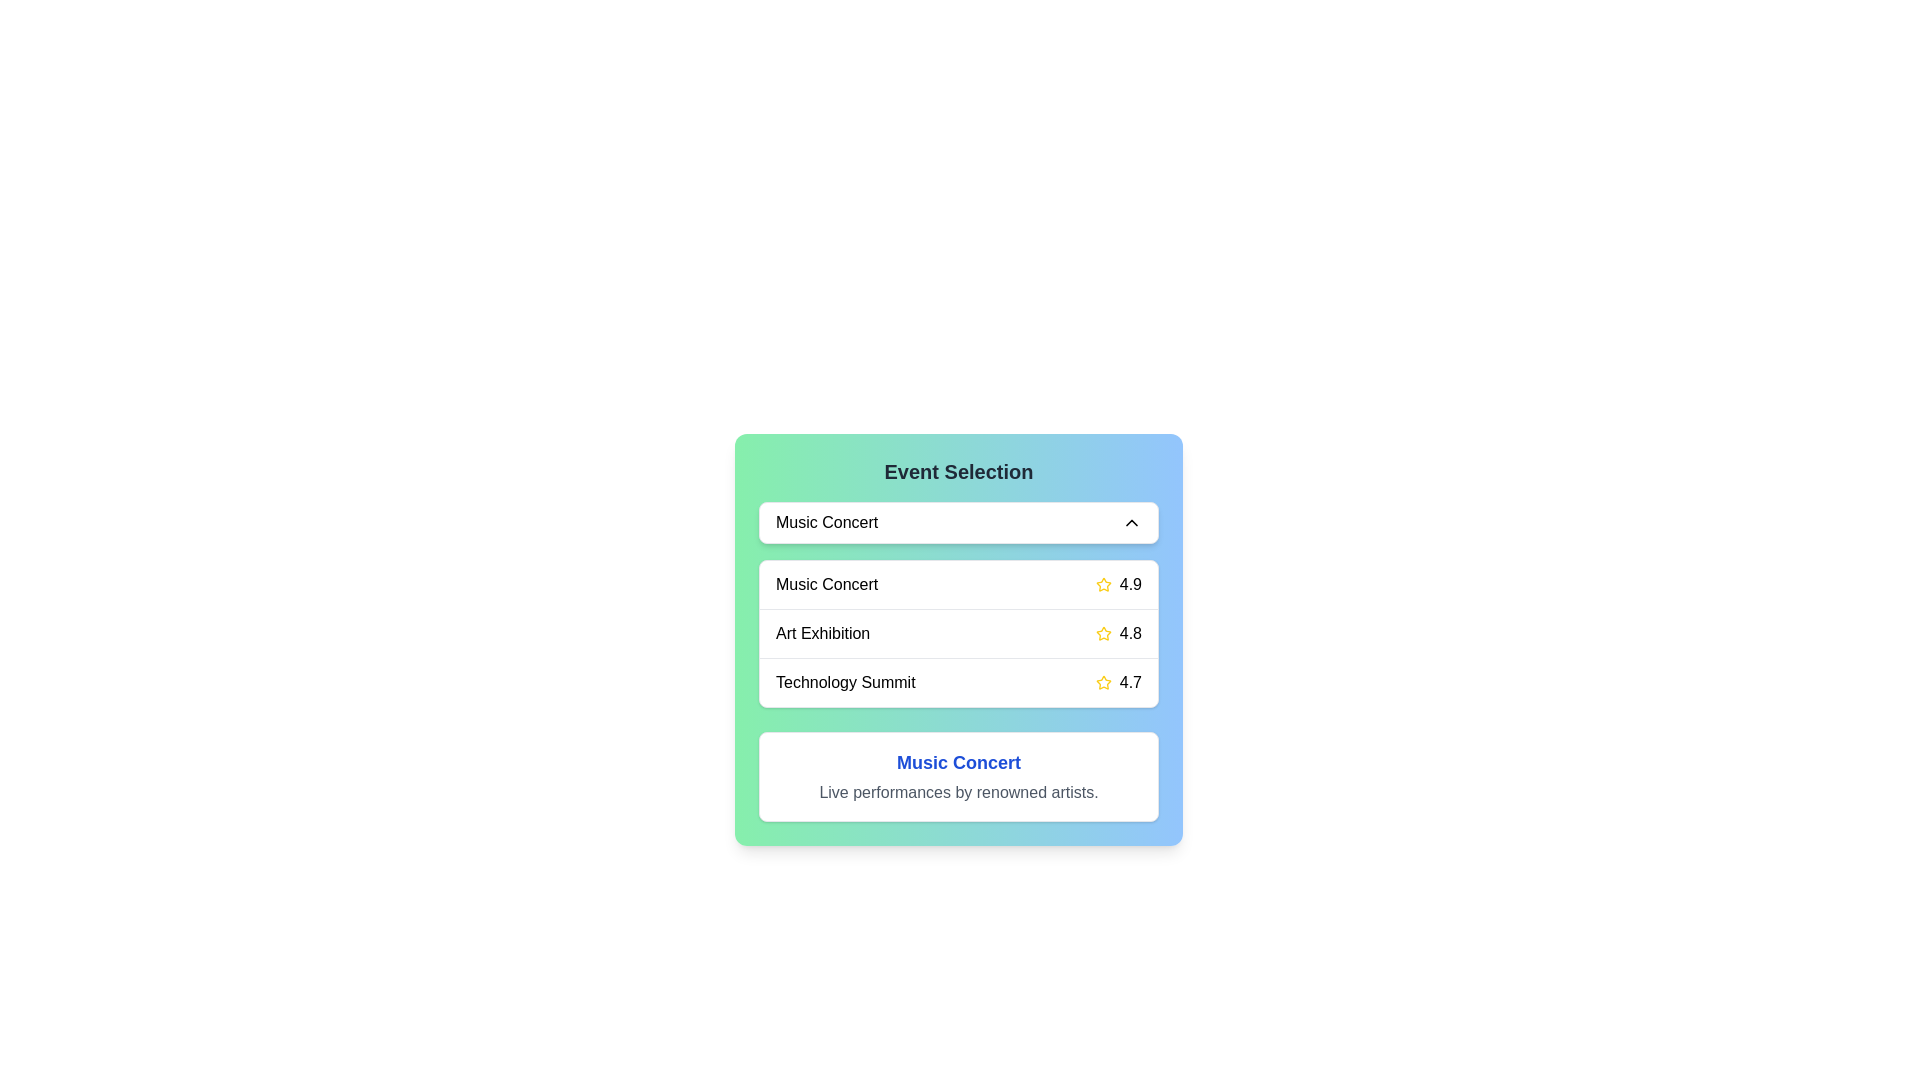  What do you see at coordinates (958, 681) in the screenshot?
I see `on the third selectable list item titled 'Technology Summit' with a rating of '4.7'` at bounding box center [958, 681].